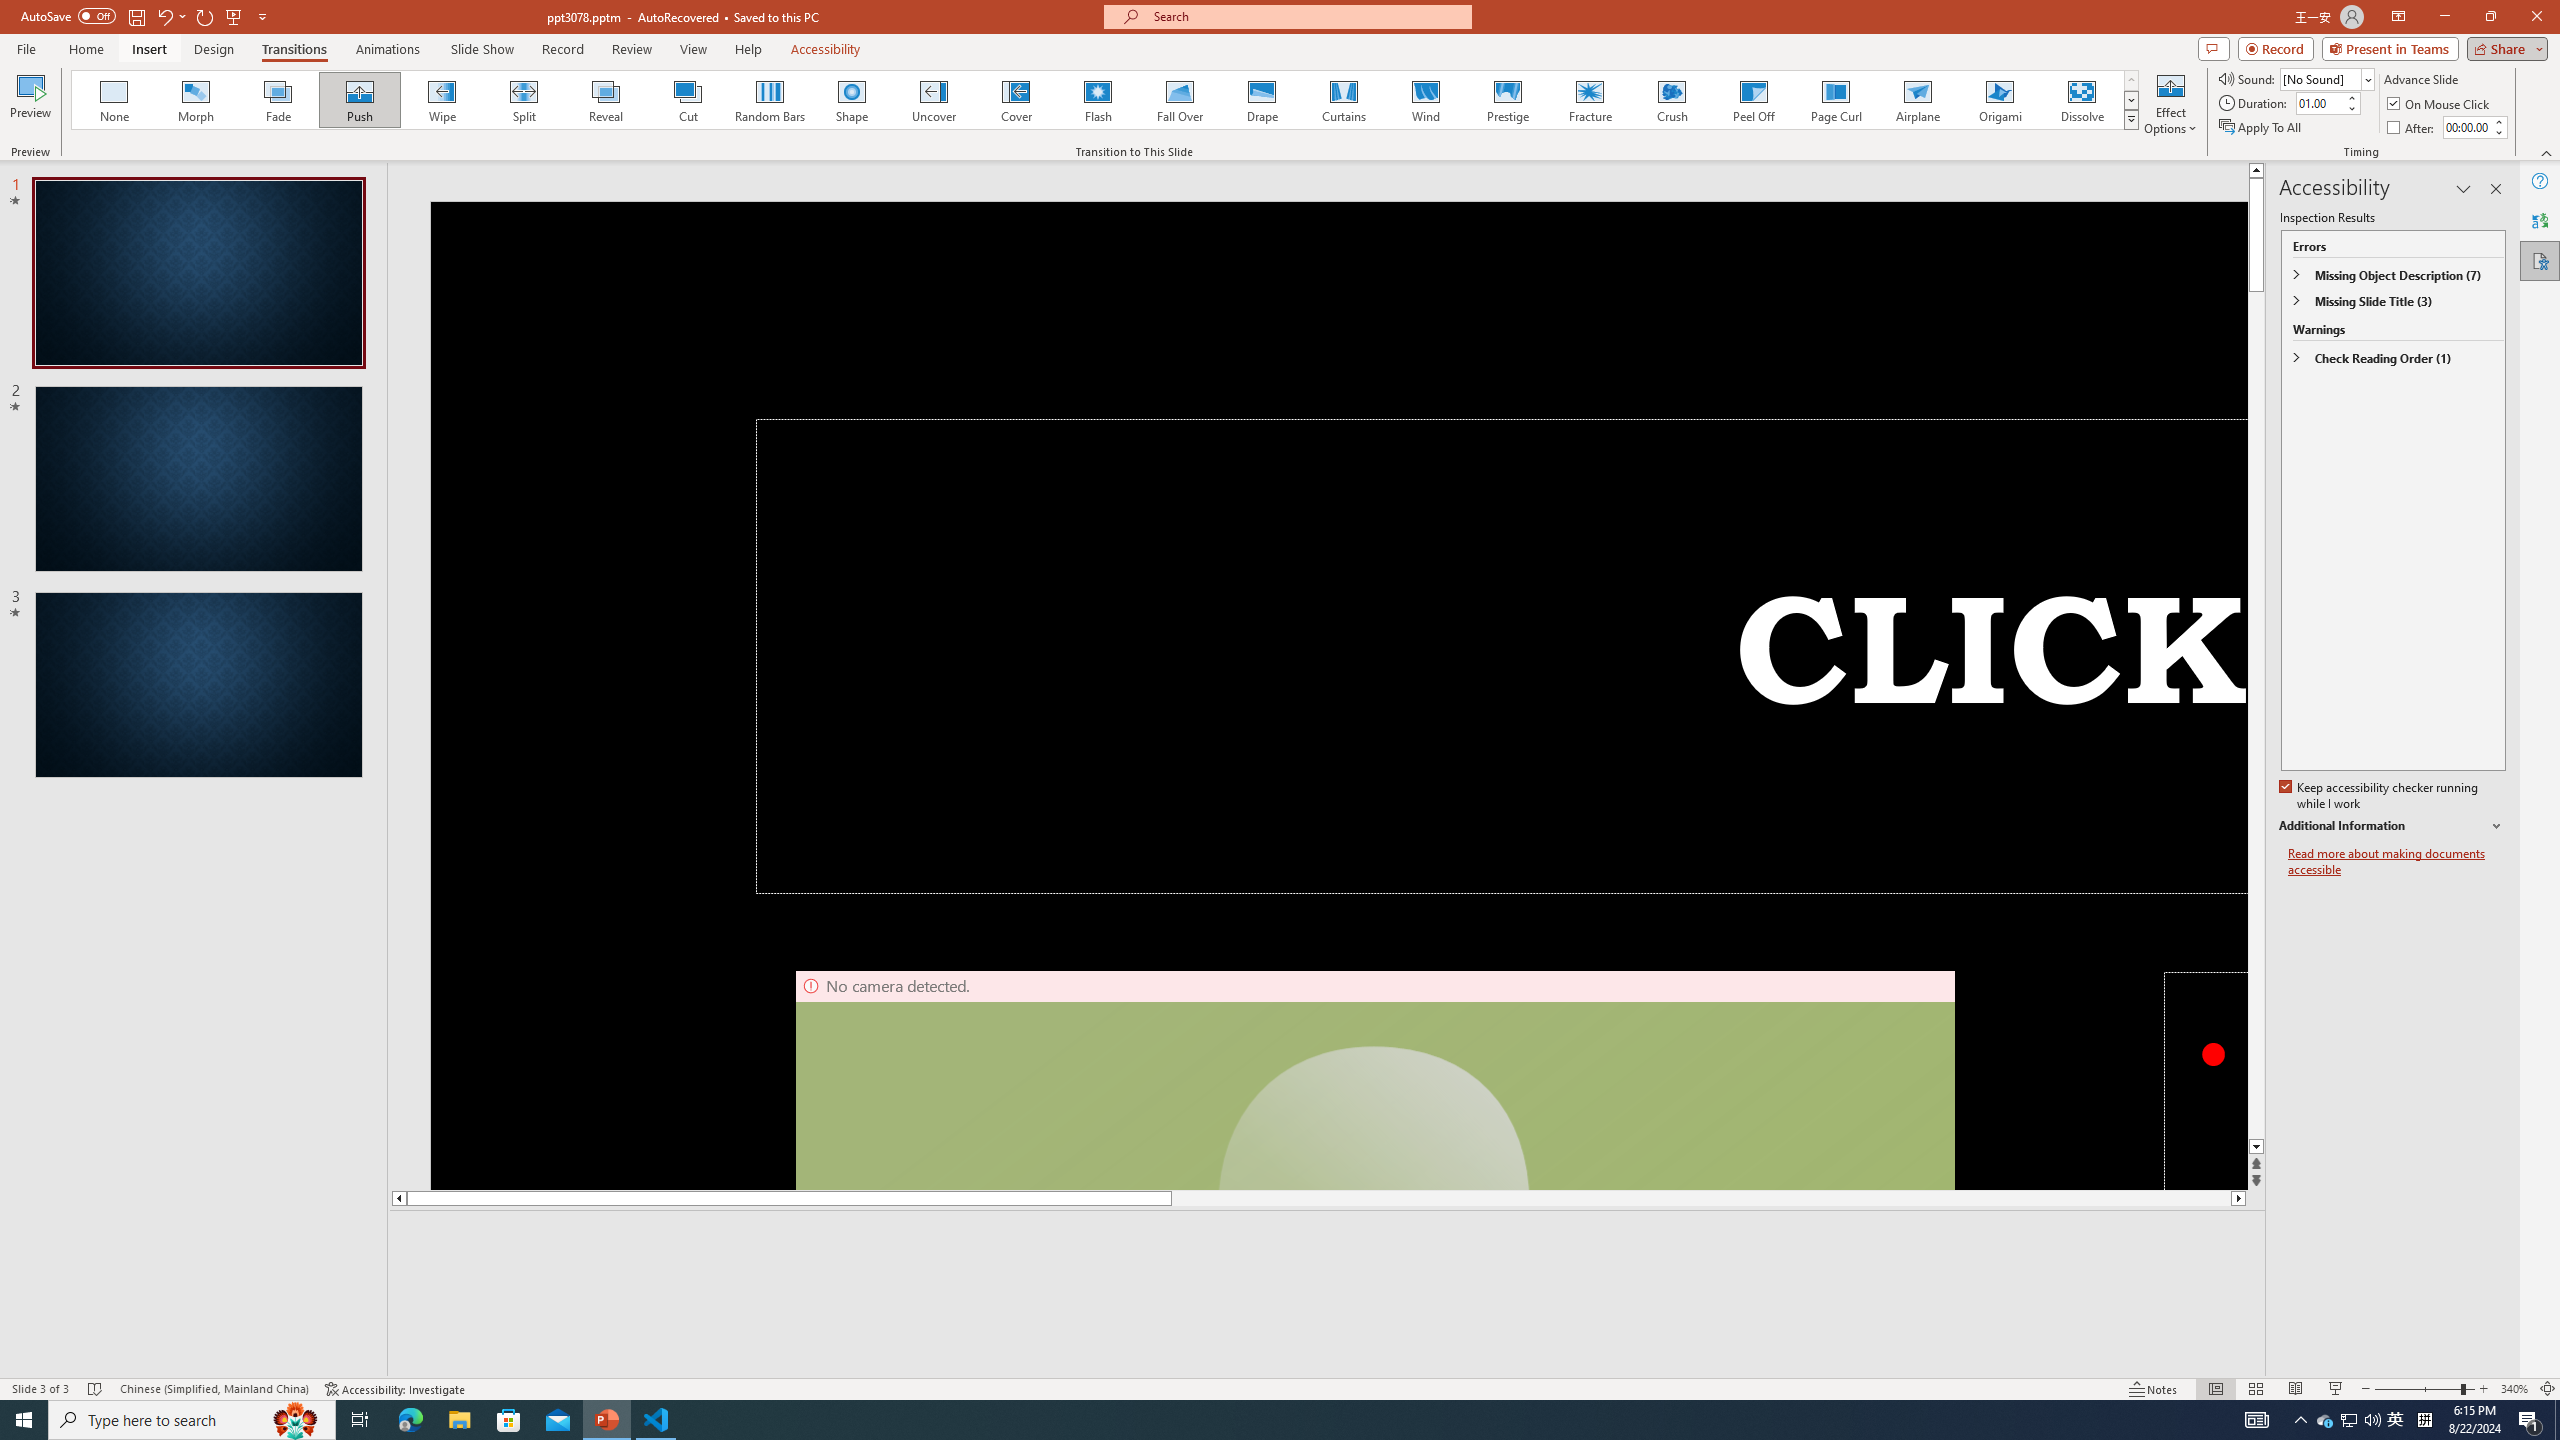 This screenshot has height=1440, width=2560. I want to click on 'After', so click(2466, 126).